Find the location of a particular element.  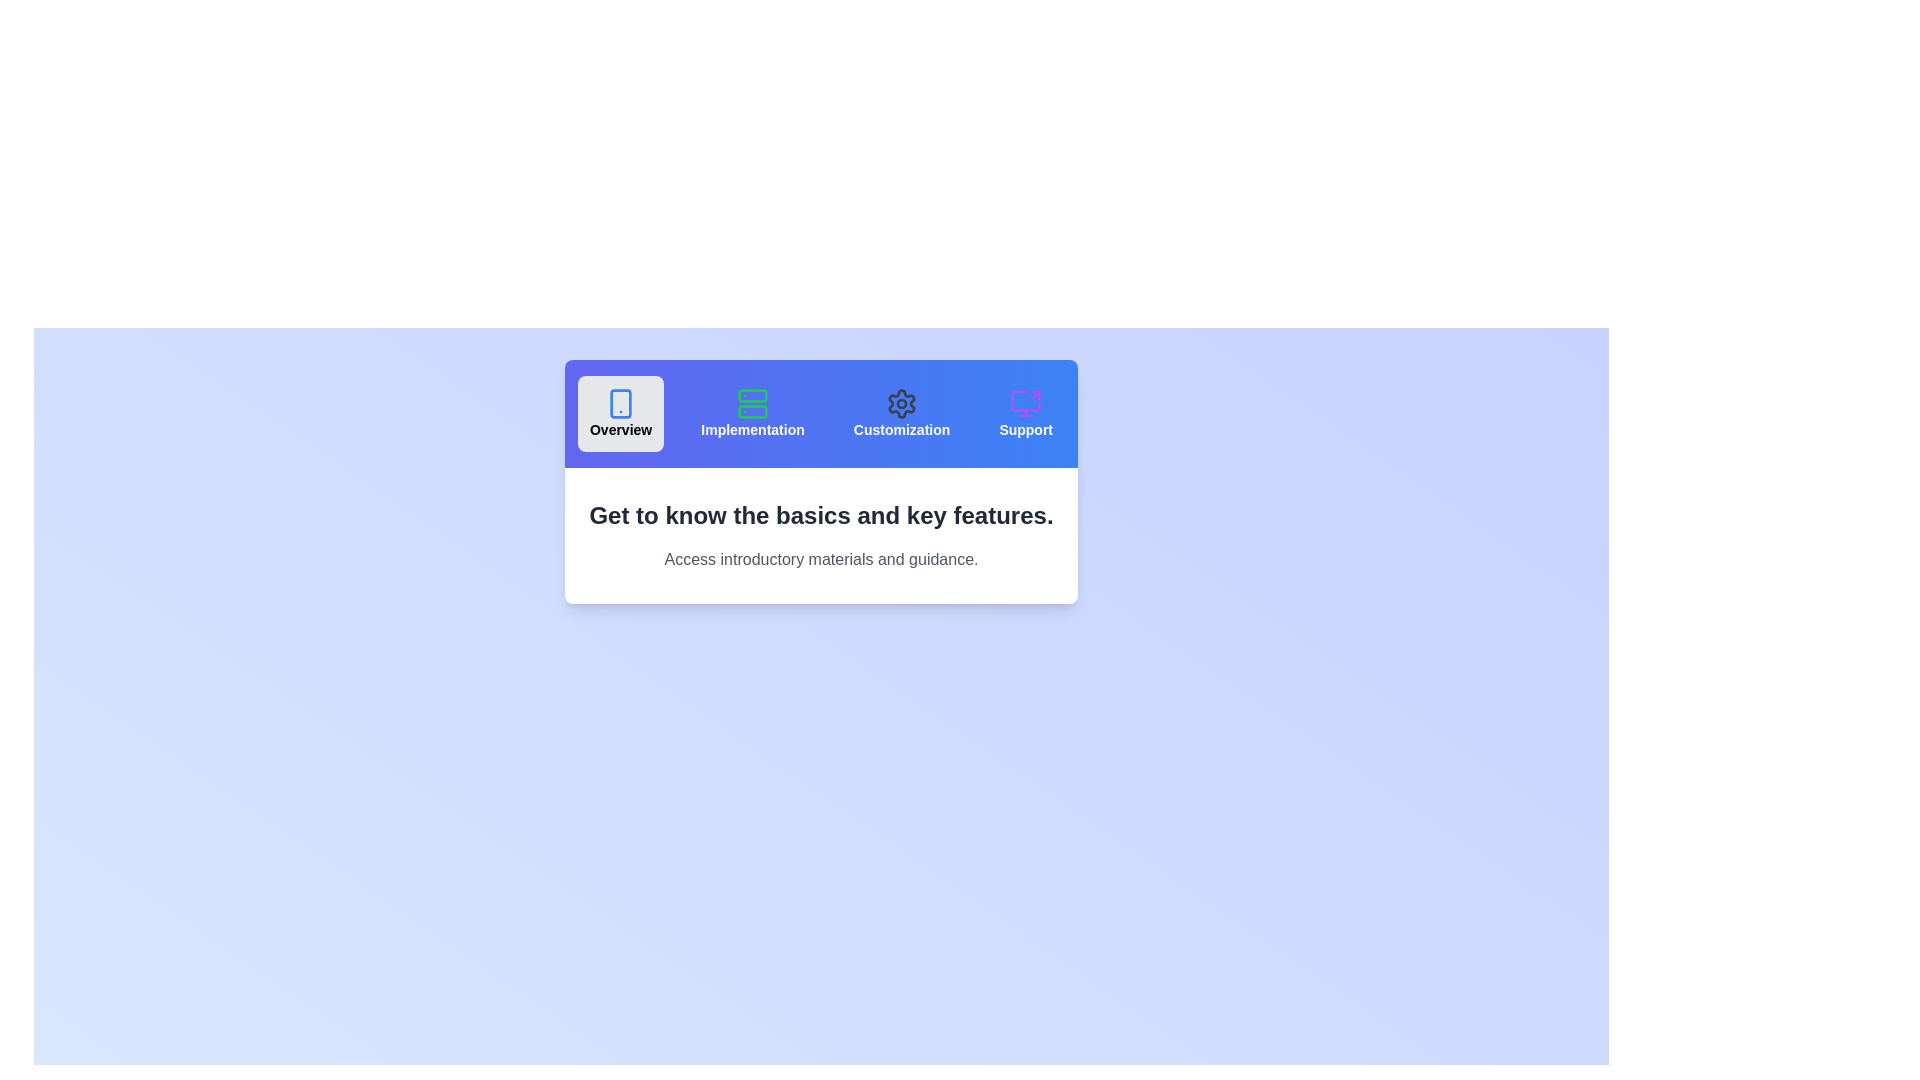

the tab labeled Support is located at coordinates (1026, 412).